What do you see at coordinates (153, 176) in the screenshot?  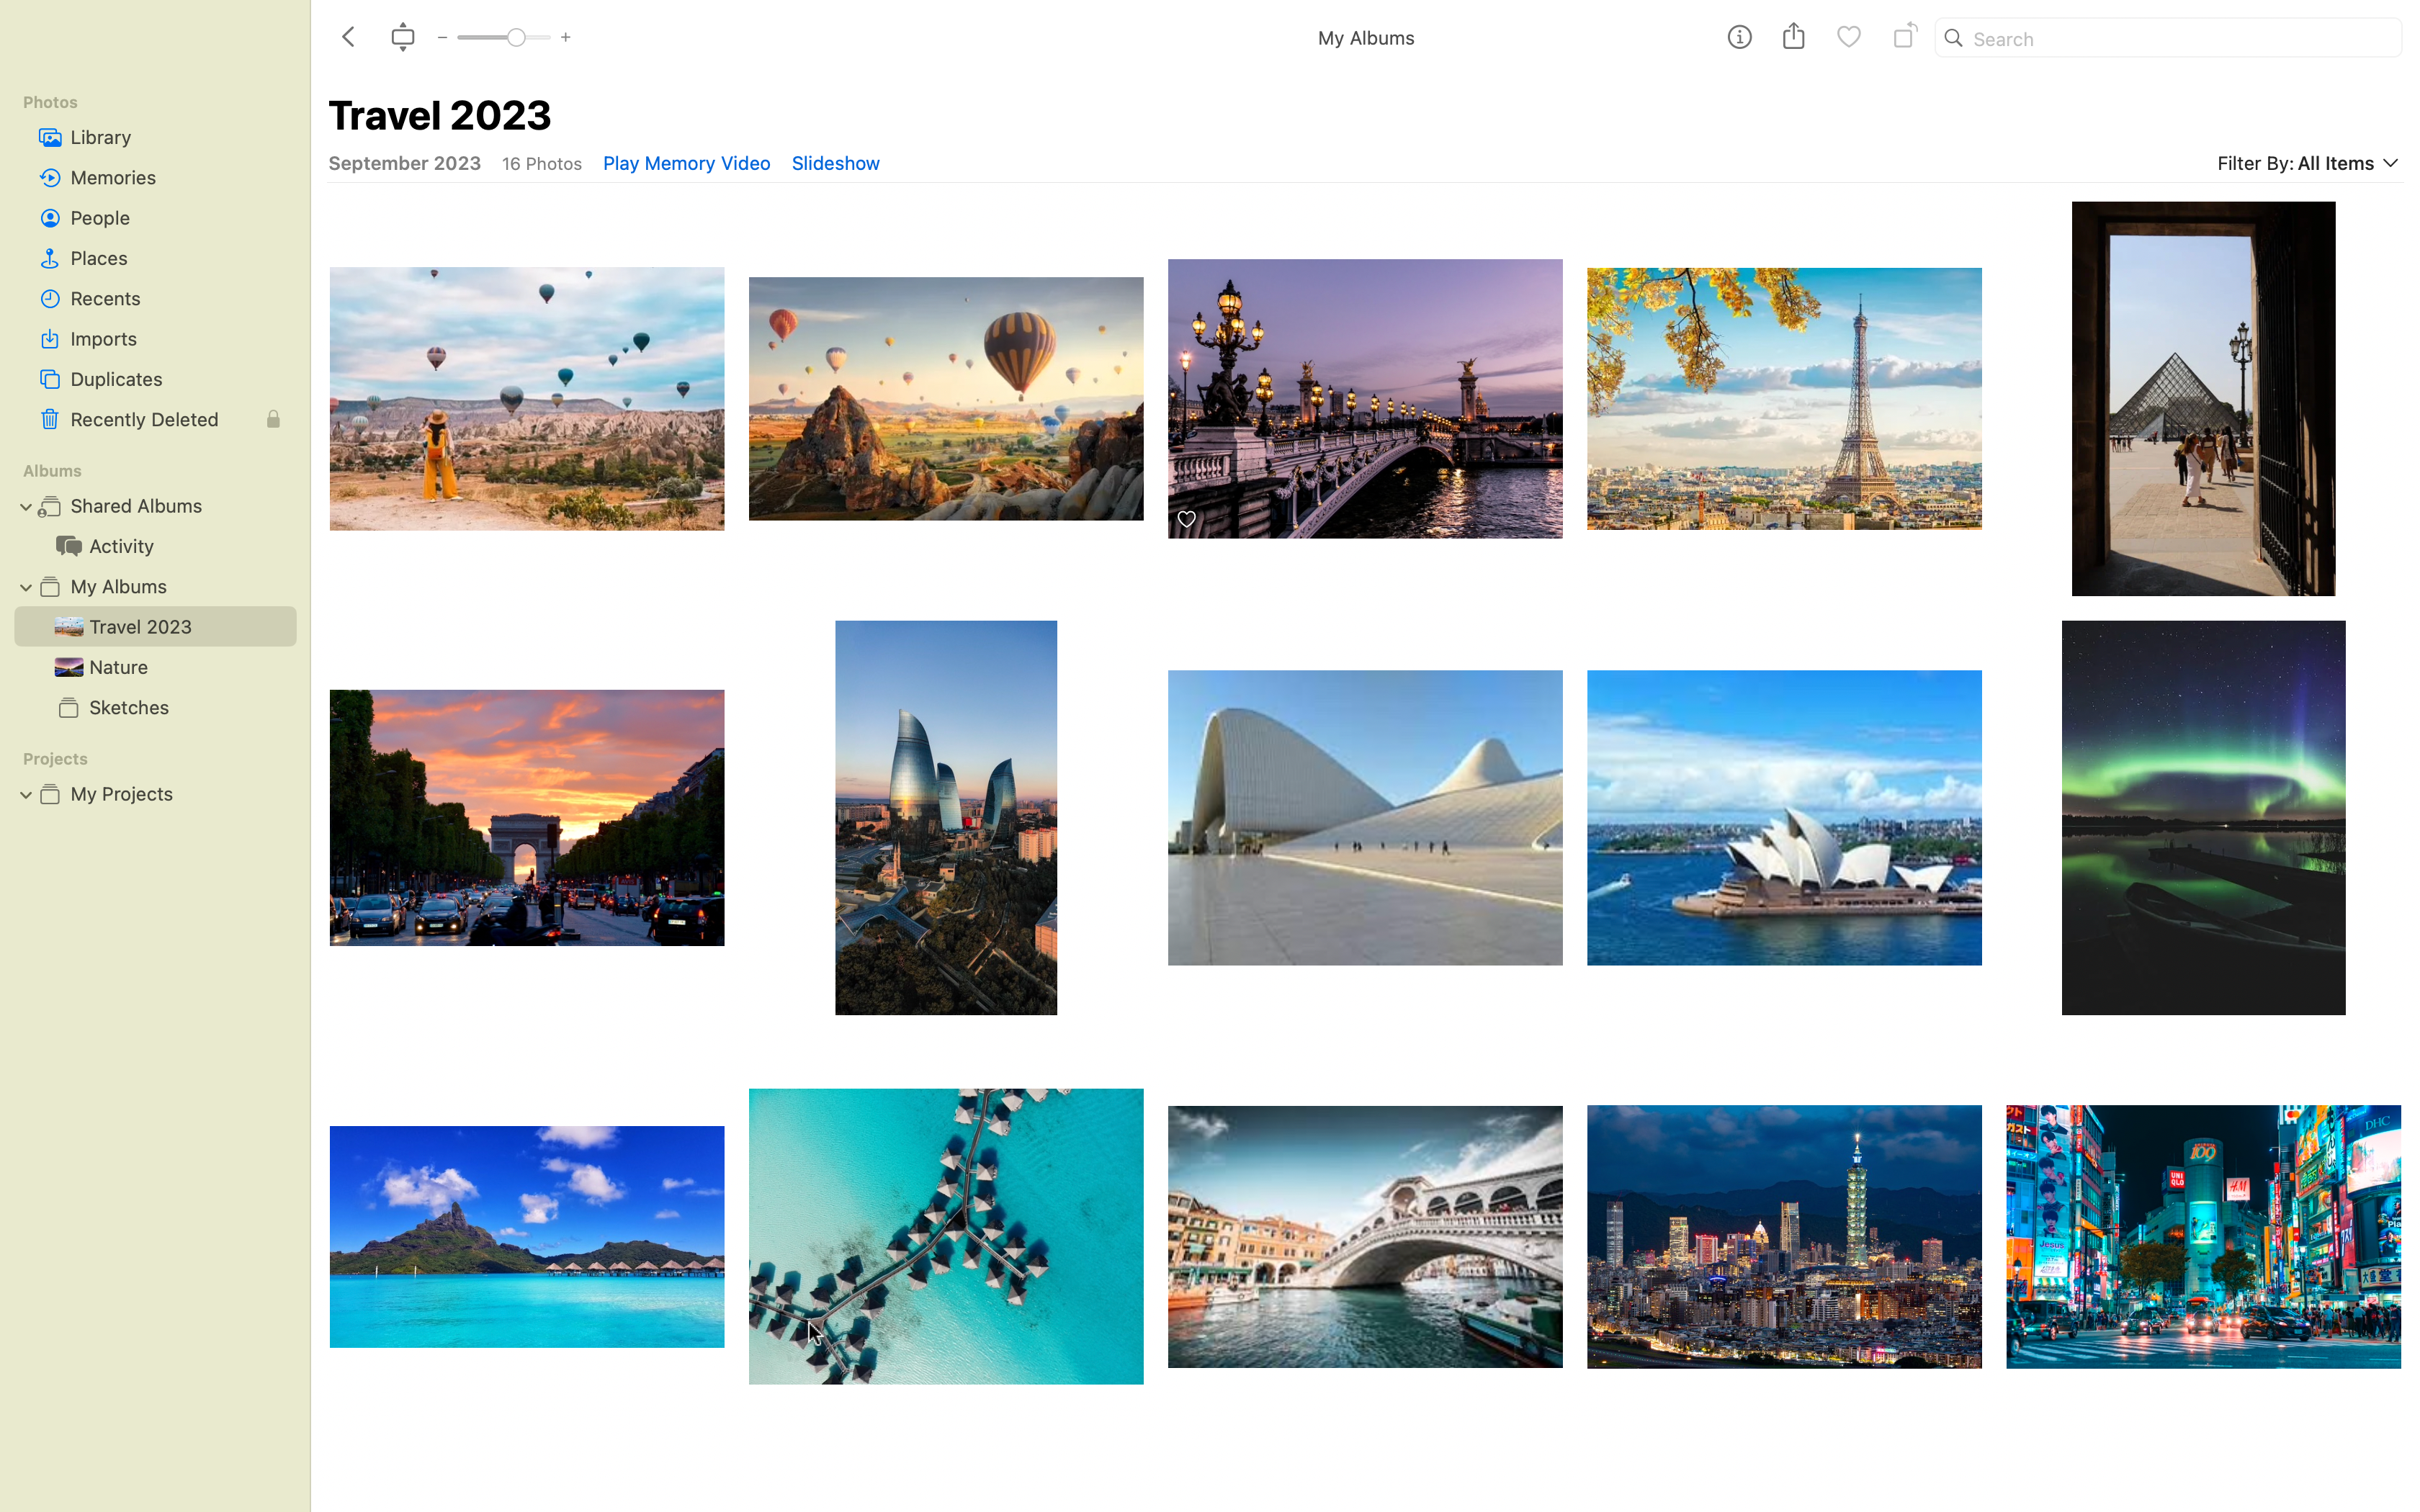 I see `the "Memories" album and use the top bar to zoom in on the photos` at bounding box center [153, 176].